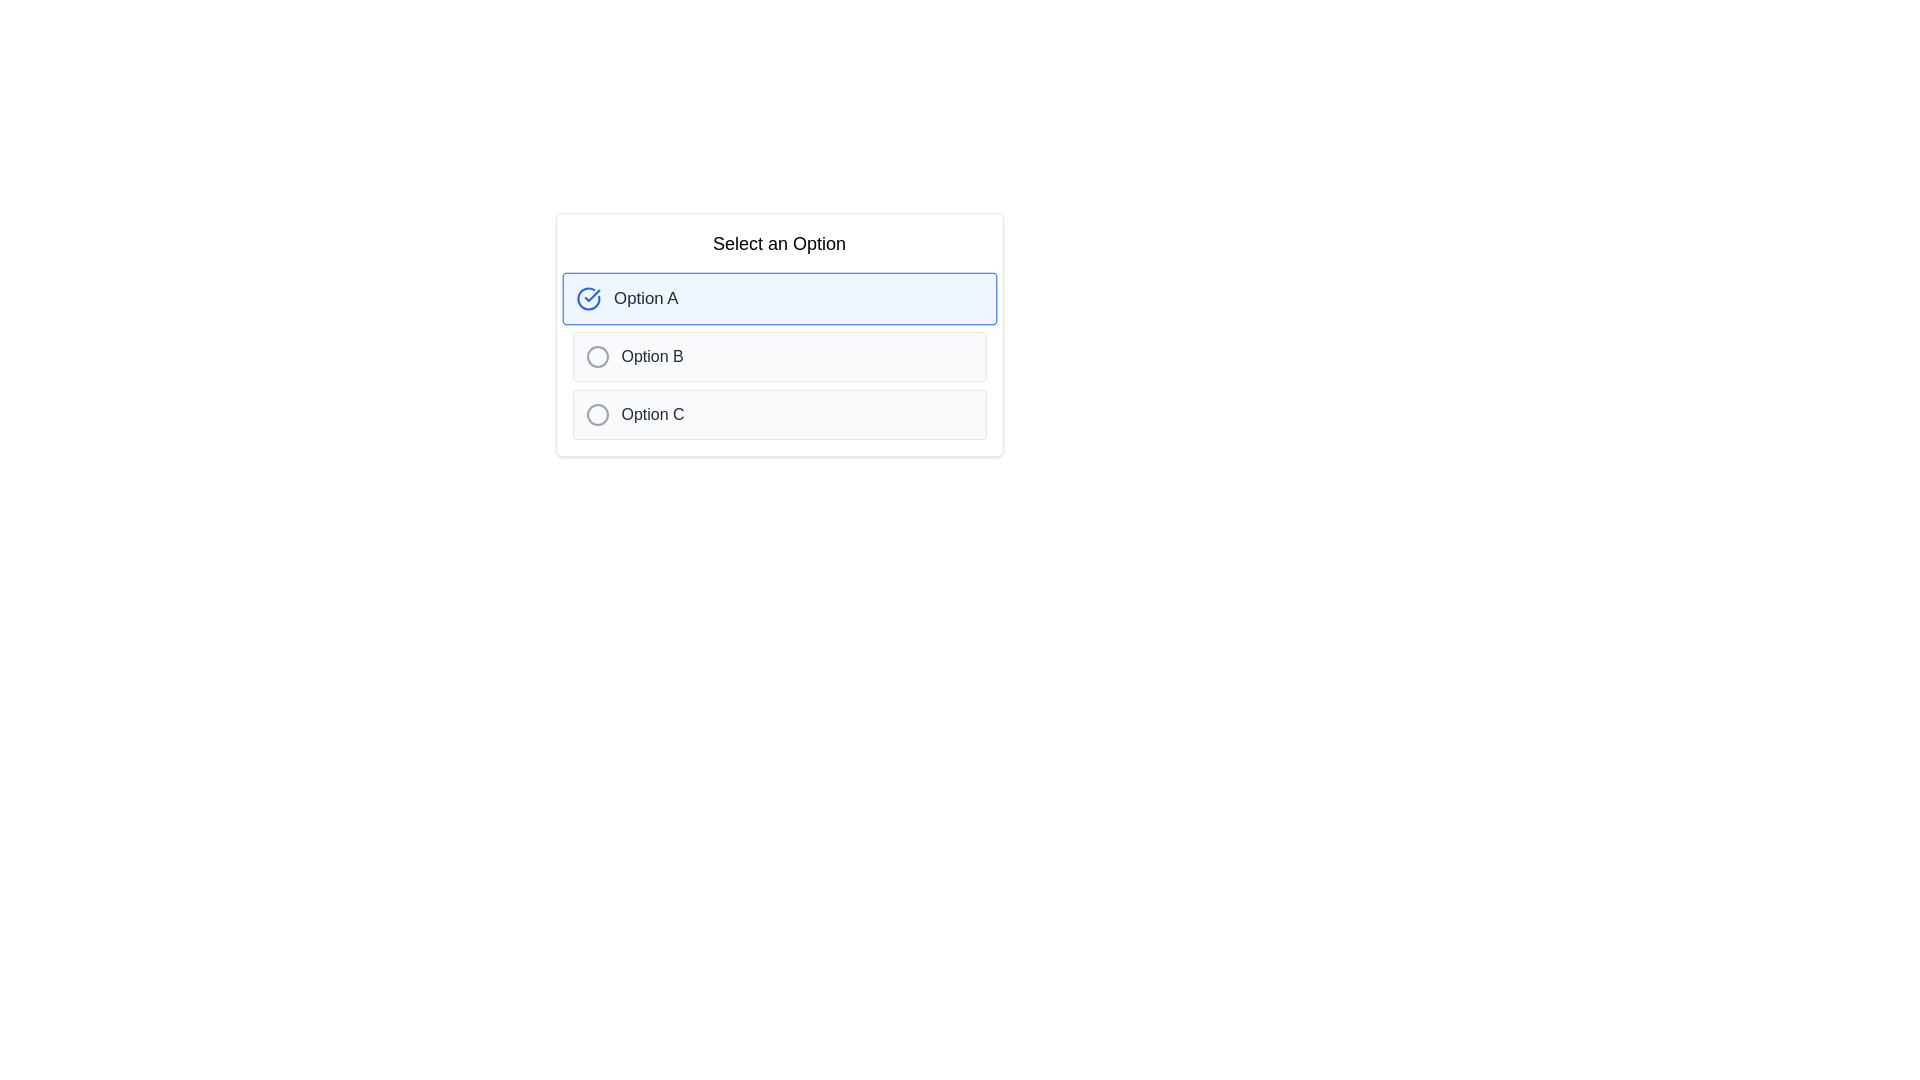  I want to click on the radio button option 'Option B' in the selectable group, so click(778, 356).